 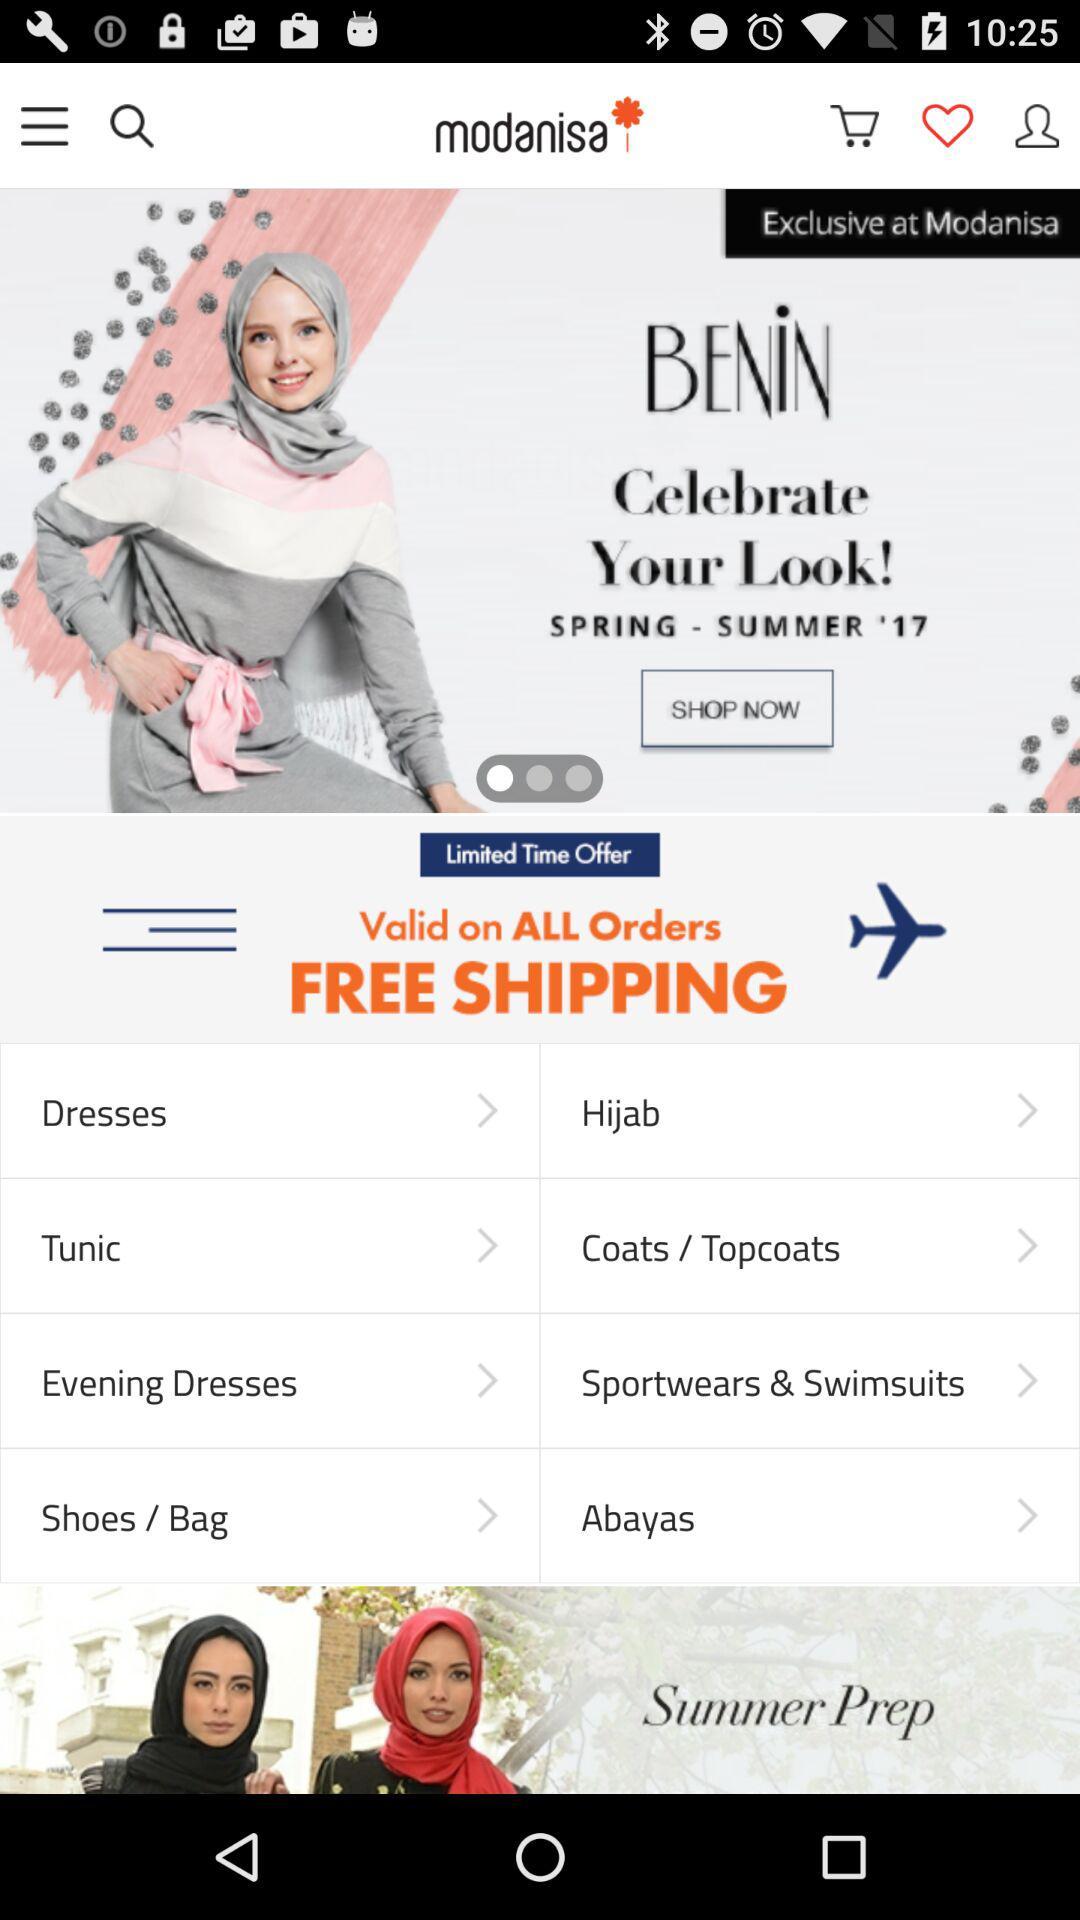 I want to click on click limited time offer, so click(x=540, y=928).